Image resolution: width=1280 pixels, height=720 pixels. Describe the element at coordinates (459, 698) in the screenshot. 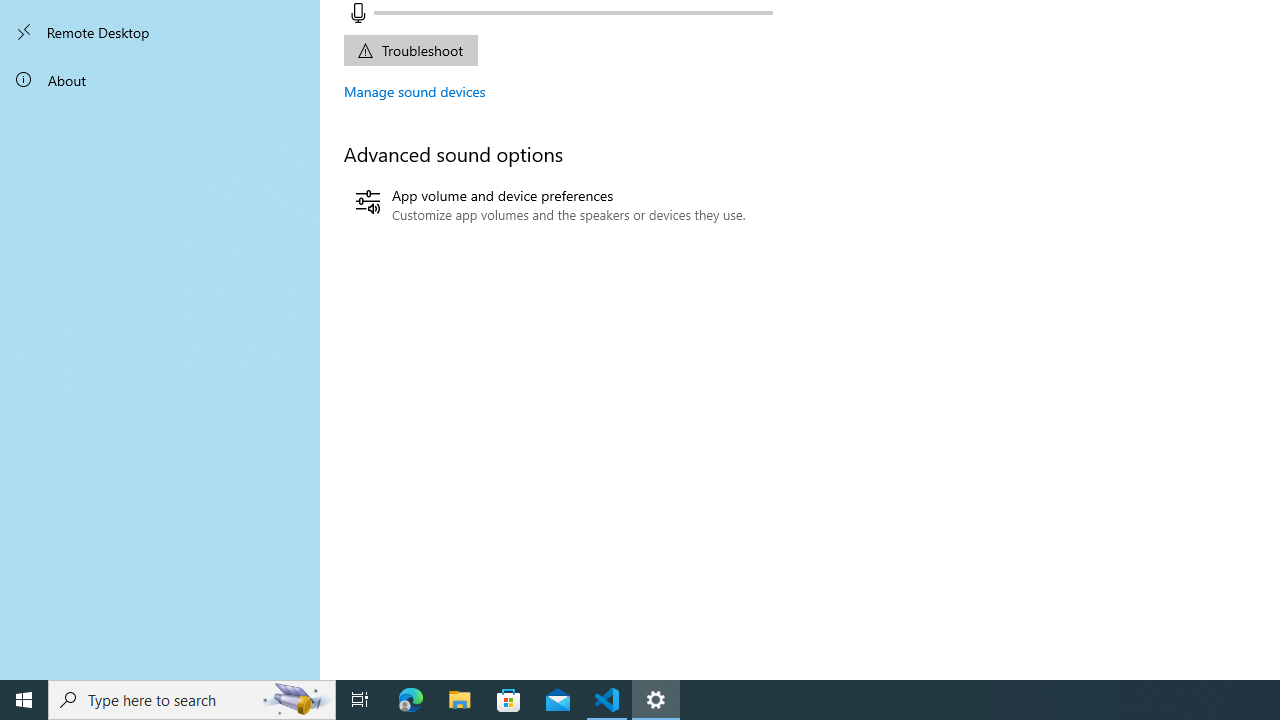

I see `'File Explorer'` at that location.